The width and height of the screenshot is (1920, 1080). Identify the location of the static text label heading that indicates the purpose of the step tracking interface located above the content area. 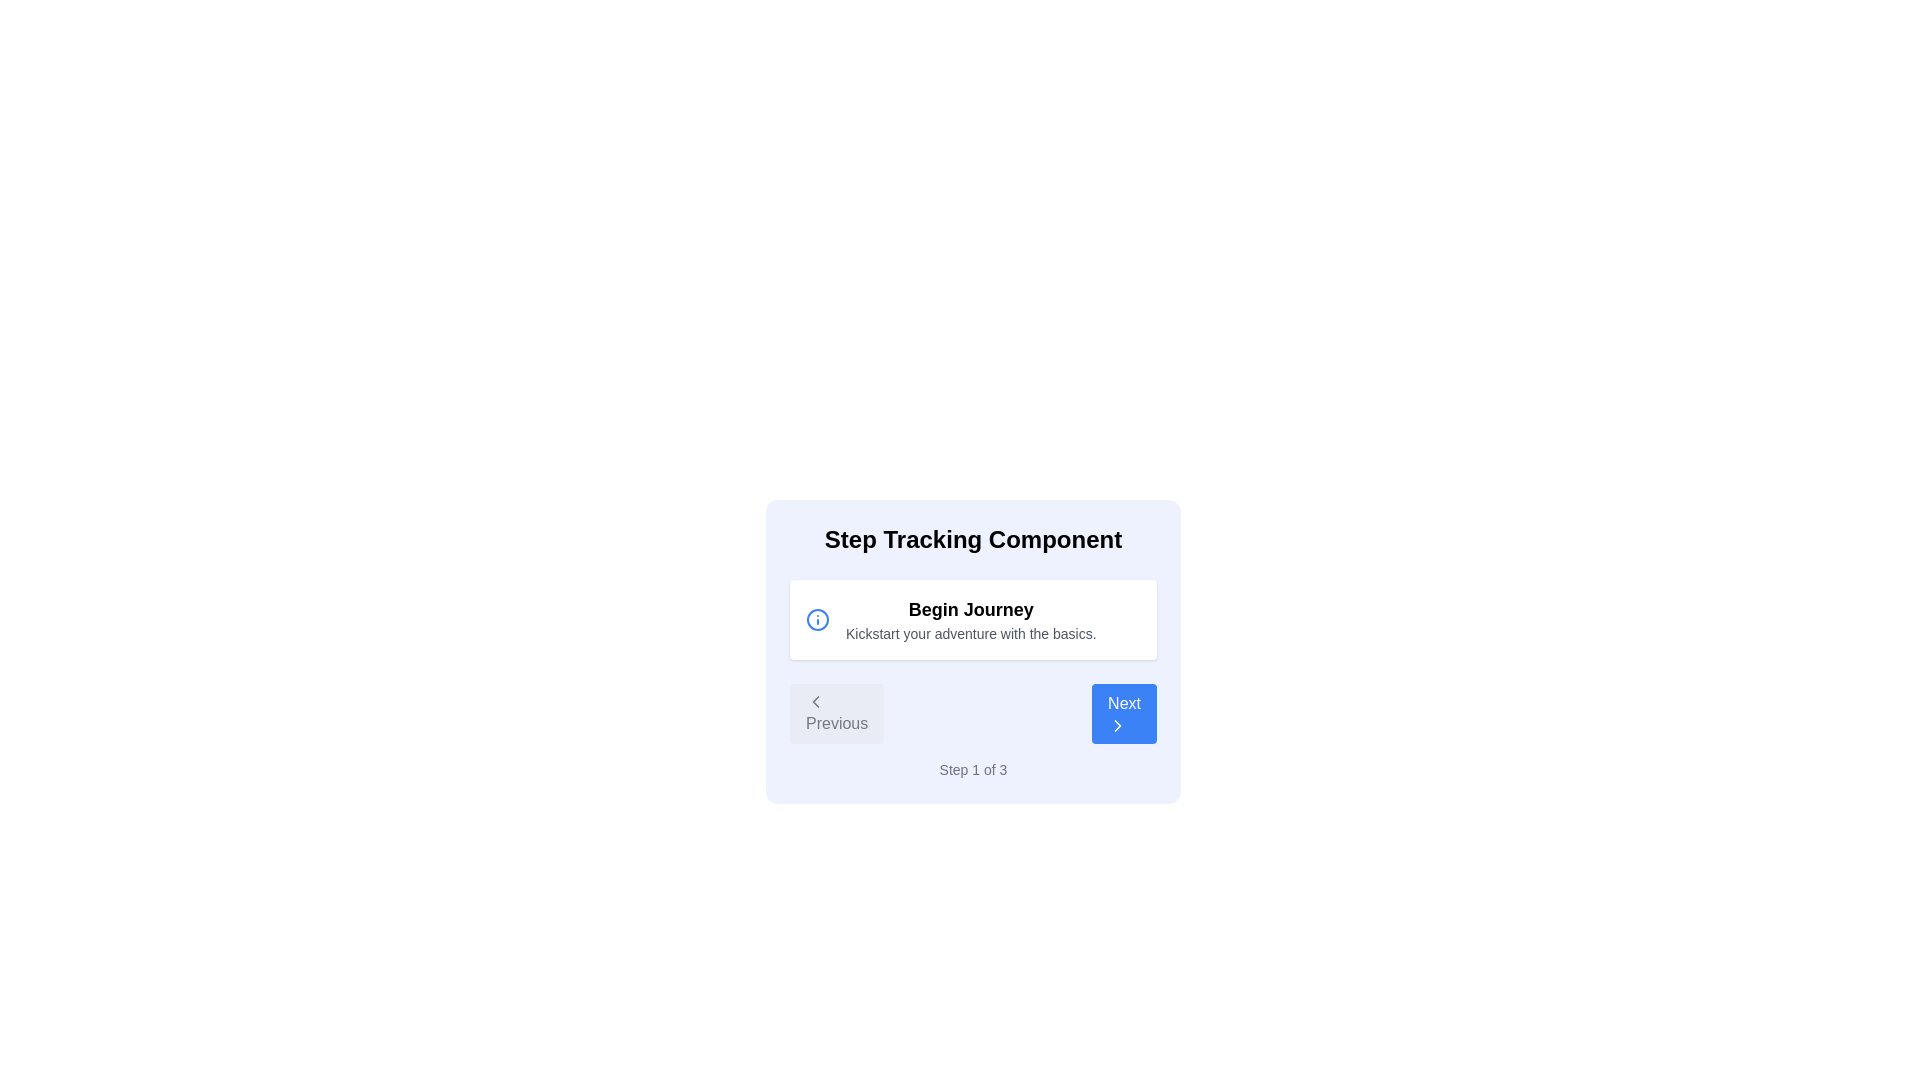
(973, 540).